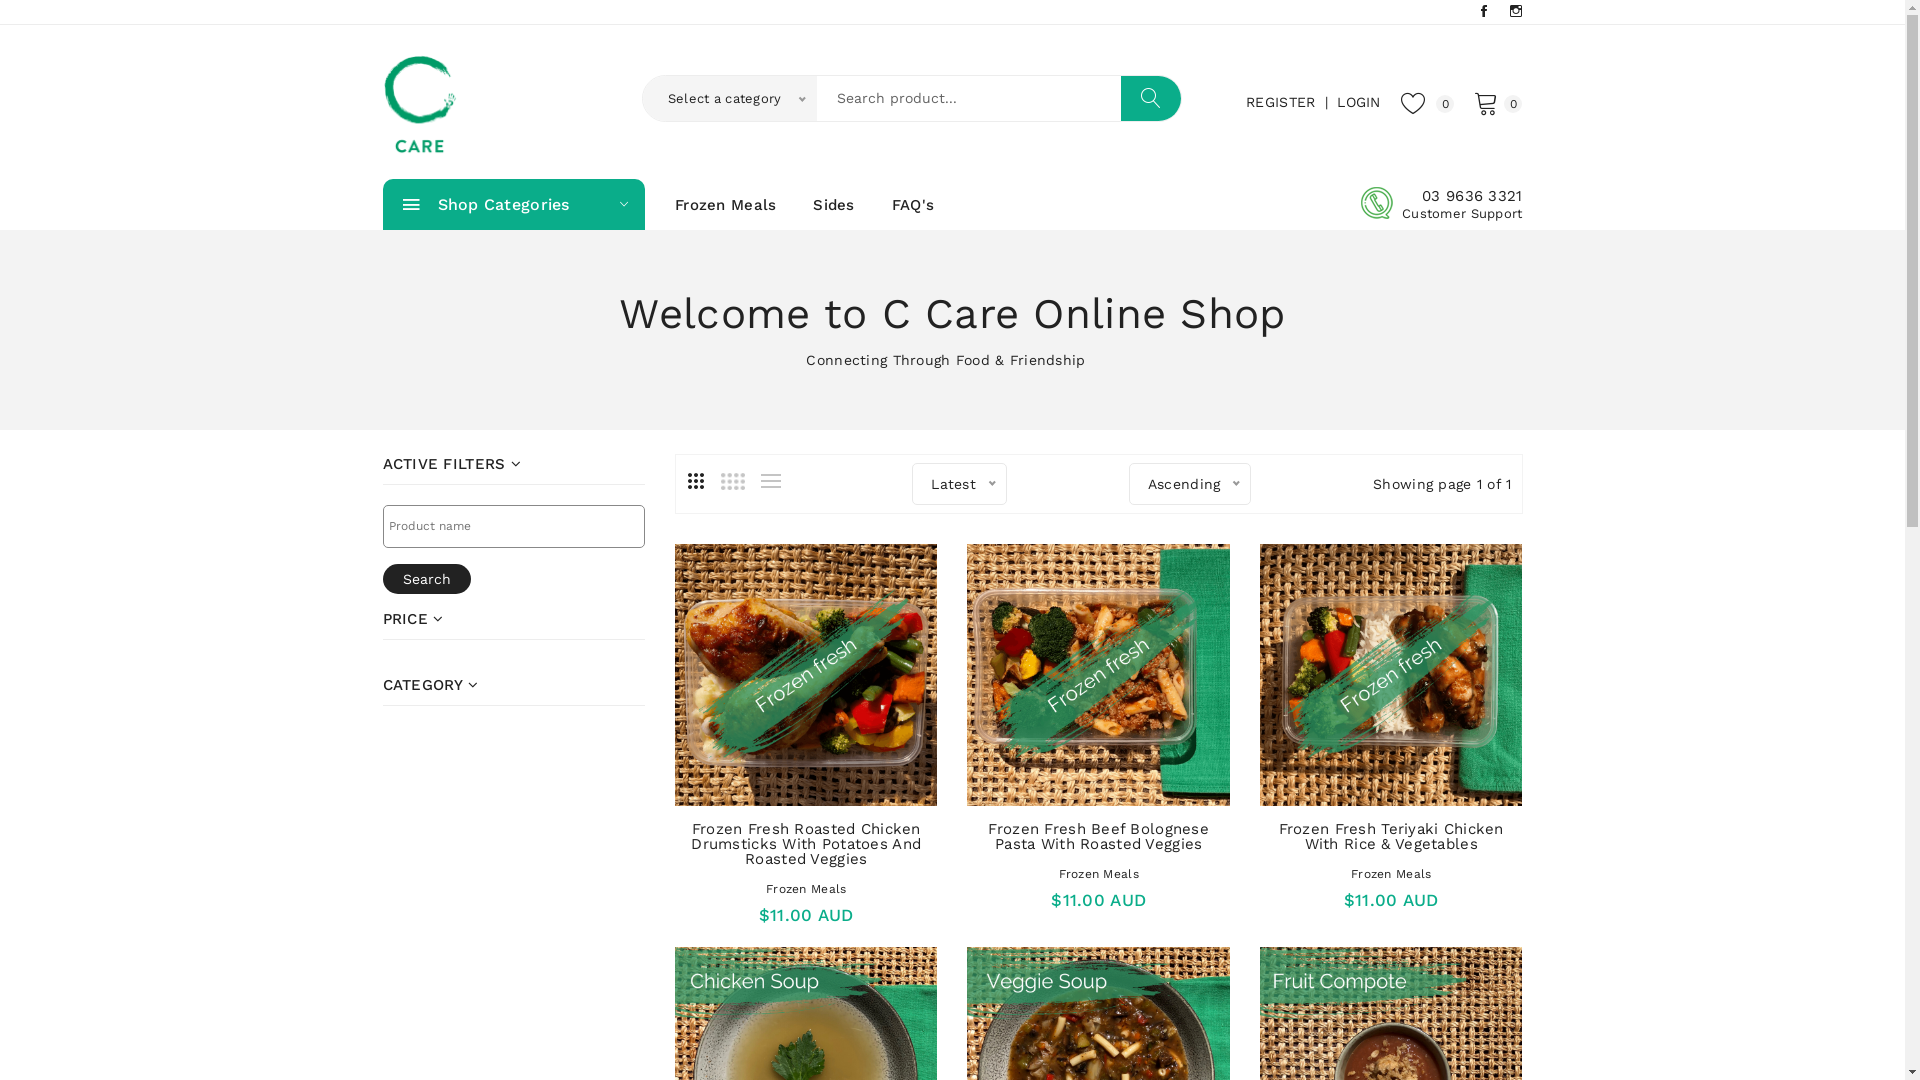  Describe the element at coordinates (911, 204) in the screenshot. I see `'FAQ'S'` at that location.